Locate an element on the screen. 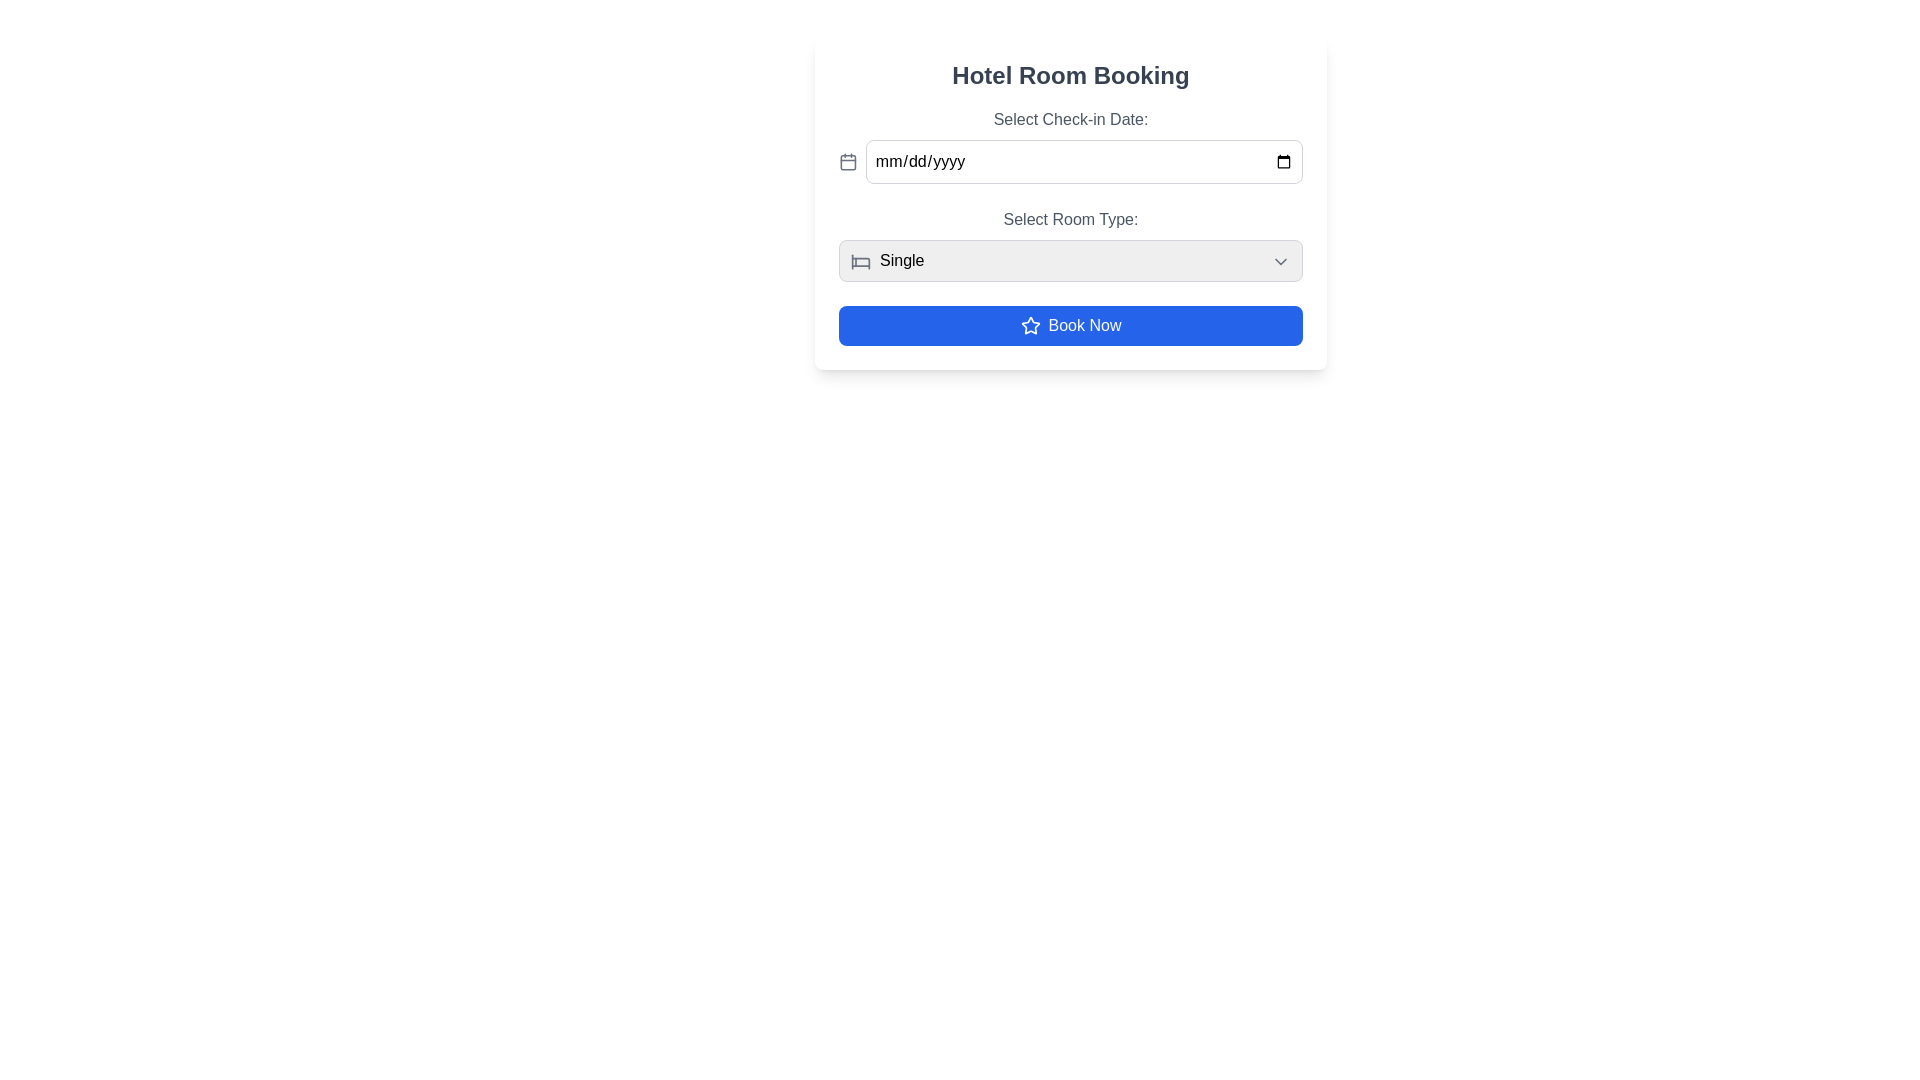 This screenshot has height=1080, width=1920. the 'Book Now' button with a bright blue background and rounded corners to initiate the booking process is located at coordinates (1069, 325).